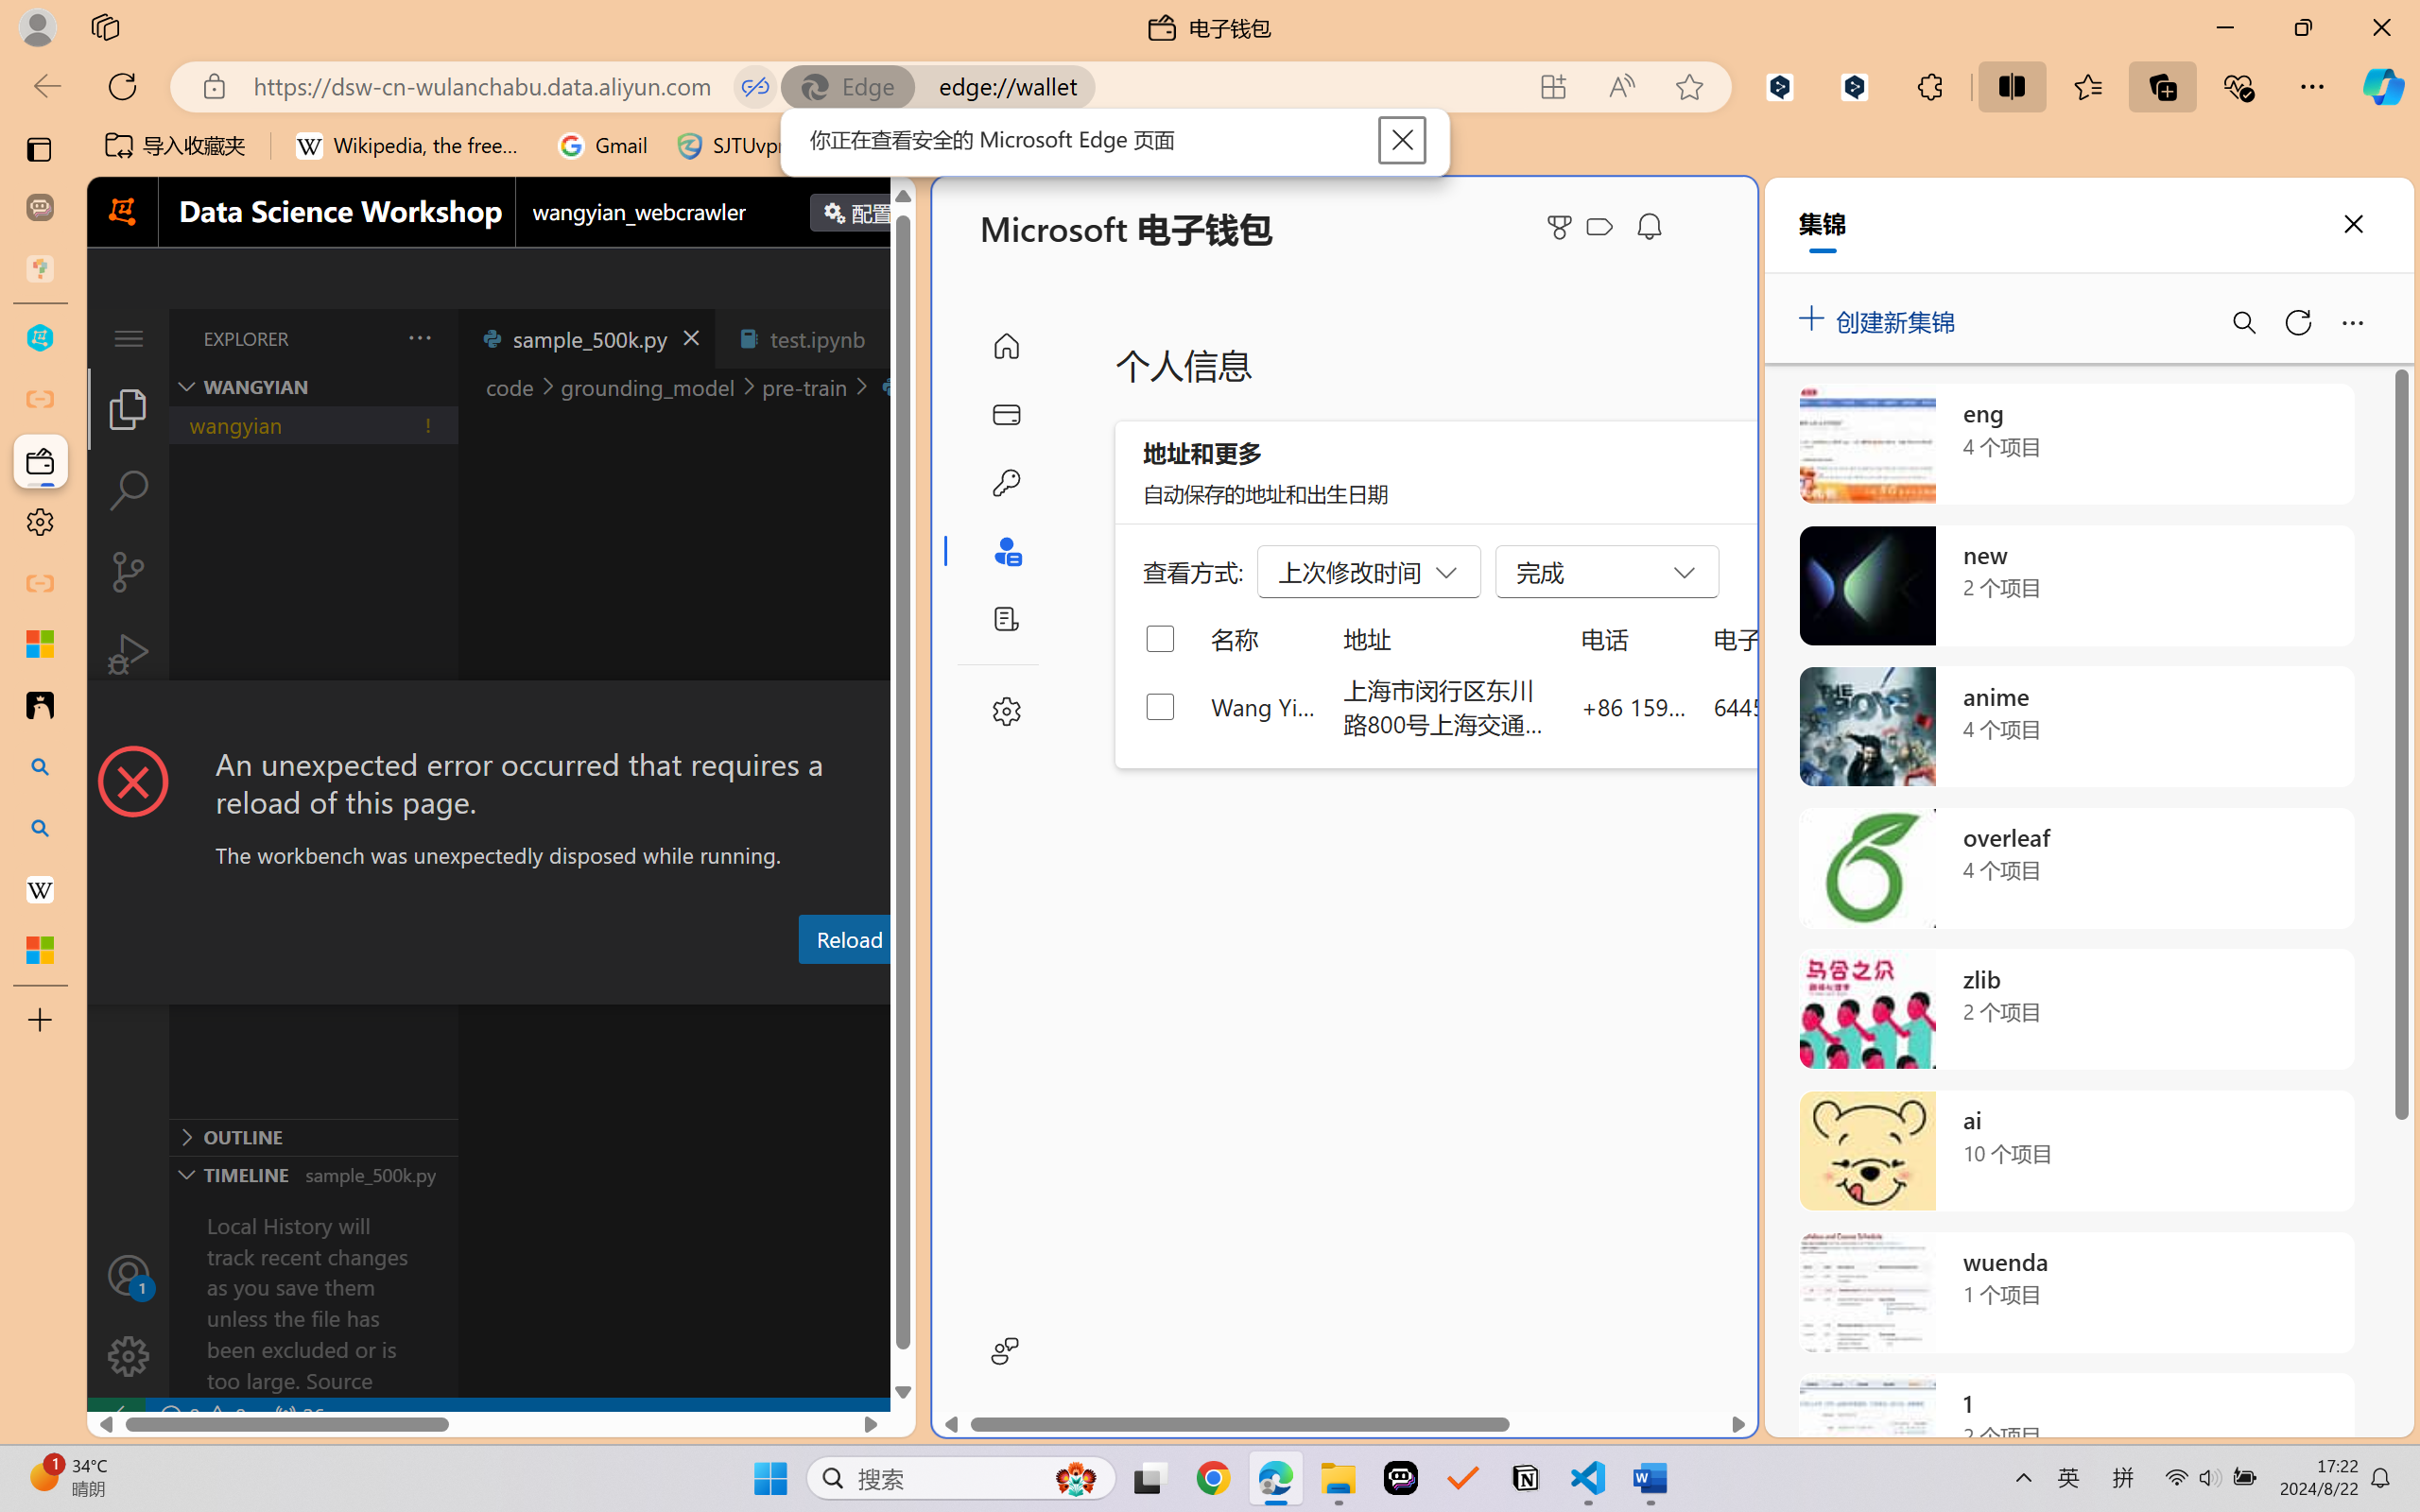 The width and height of the screenshot is (2420, 1512). Describe the element at coordinates (127, 337) in the screenshot. I see `'Class: menubar compact overflow-menu-only'` at that location.